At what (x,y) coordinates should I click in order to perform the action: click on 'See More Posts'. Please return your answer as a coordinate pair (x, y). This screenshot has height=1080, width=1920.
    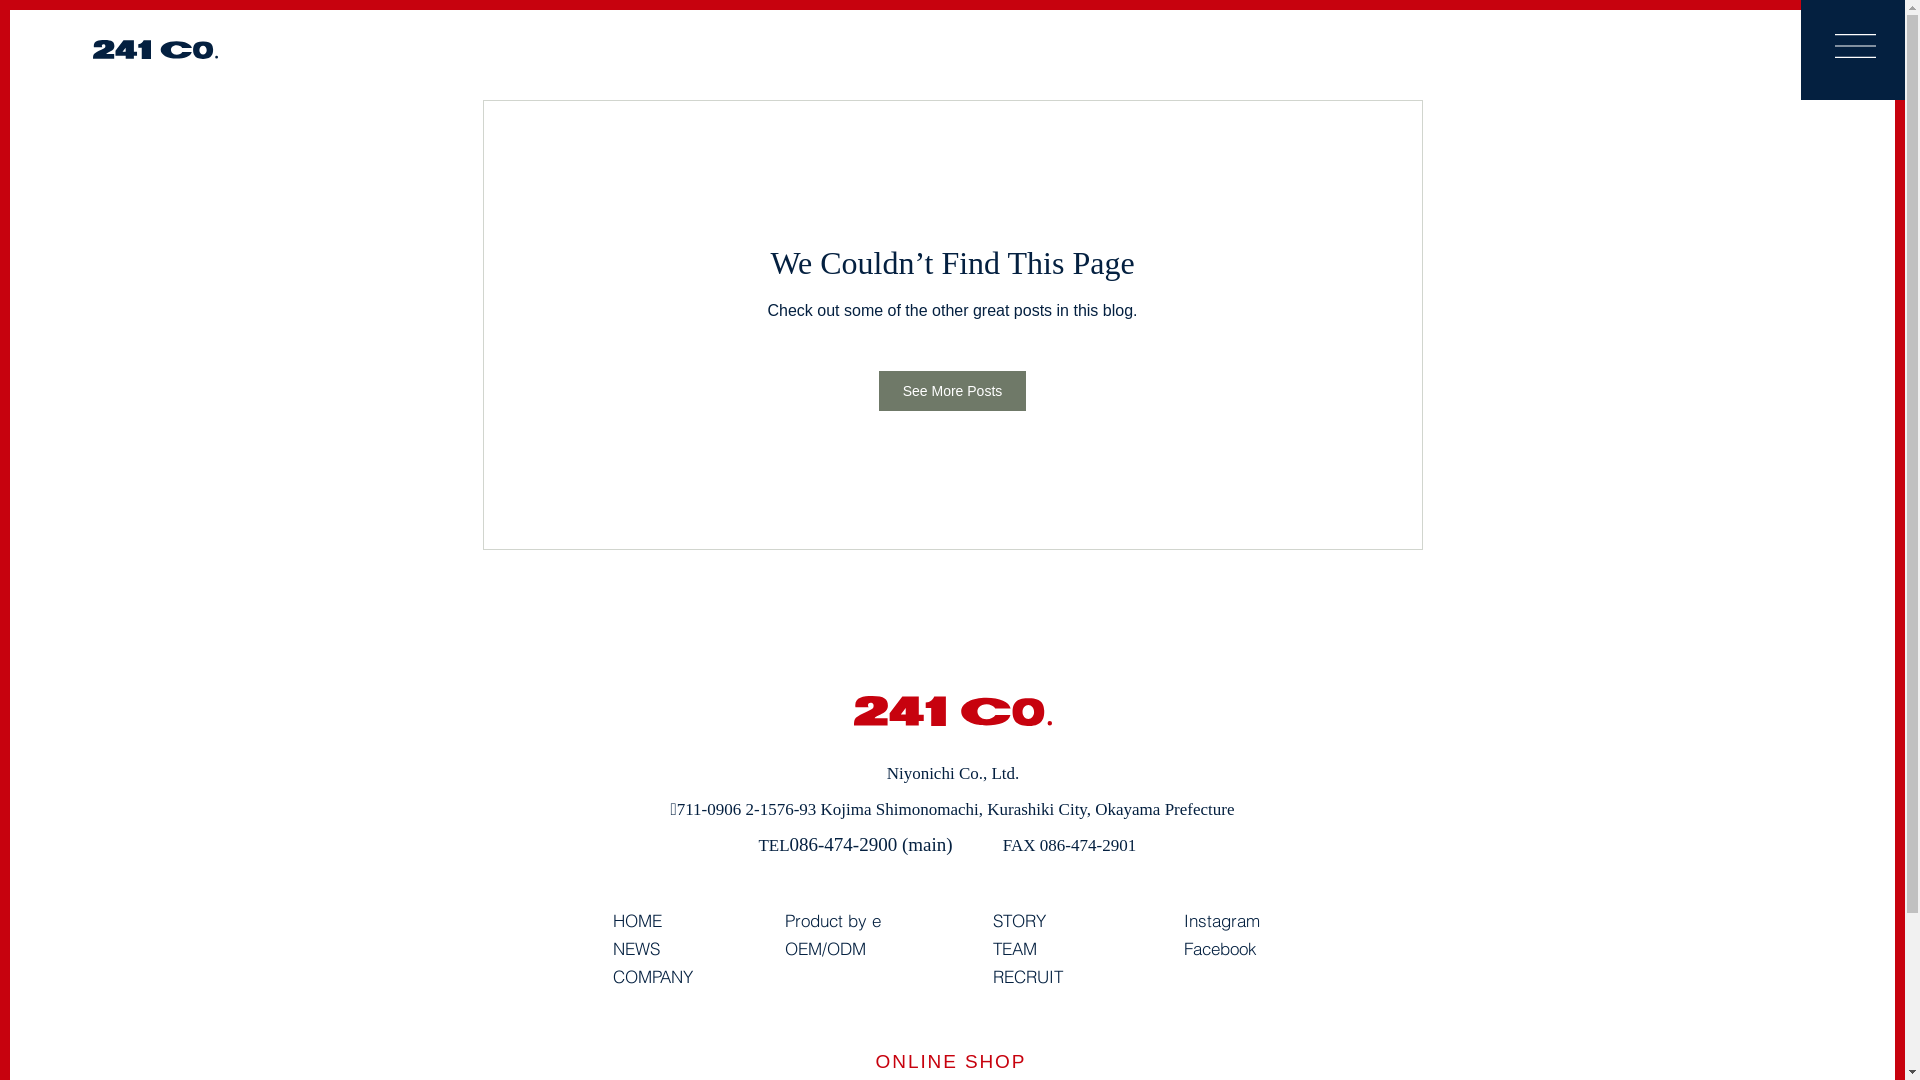
    Looking at the image, I should click on (952, 390).